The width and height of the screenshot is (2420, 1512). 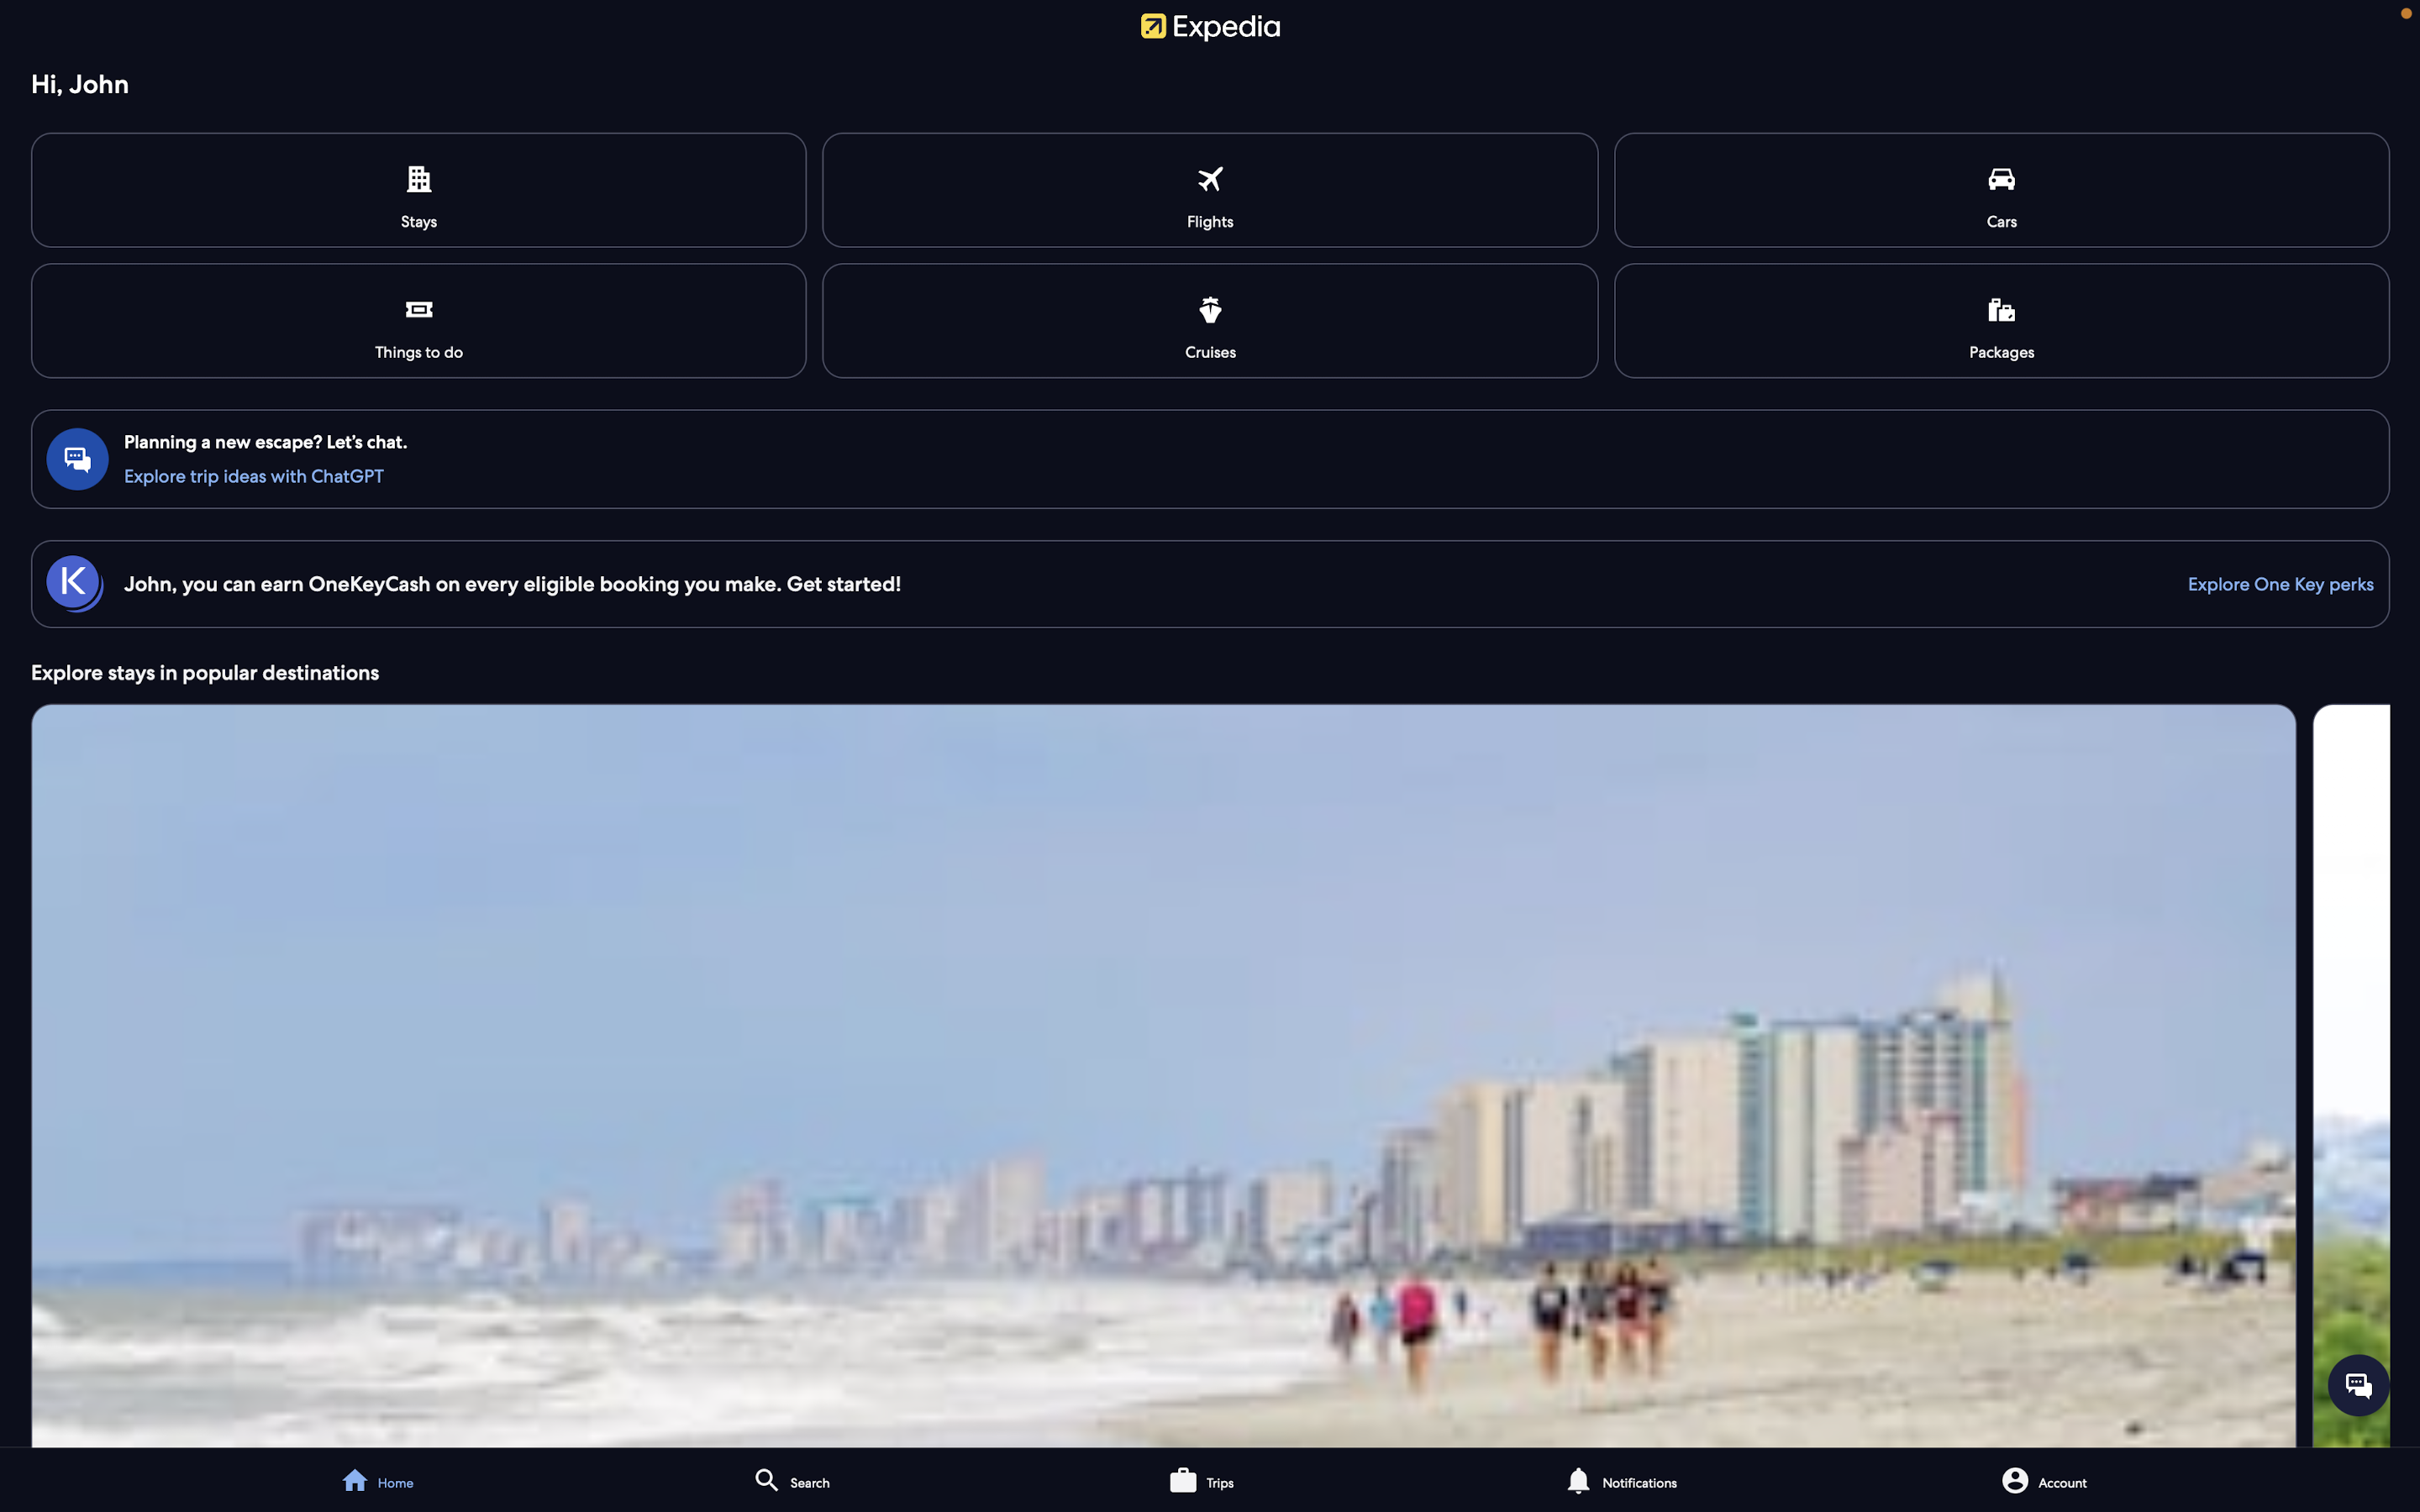 I want to click on the use of One Key Cash feature, so click(x=2270, y=582).